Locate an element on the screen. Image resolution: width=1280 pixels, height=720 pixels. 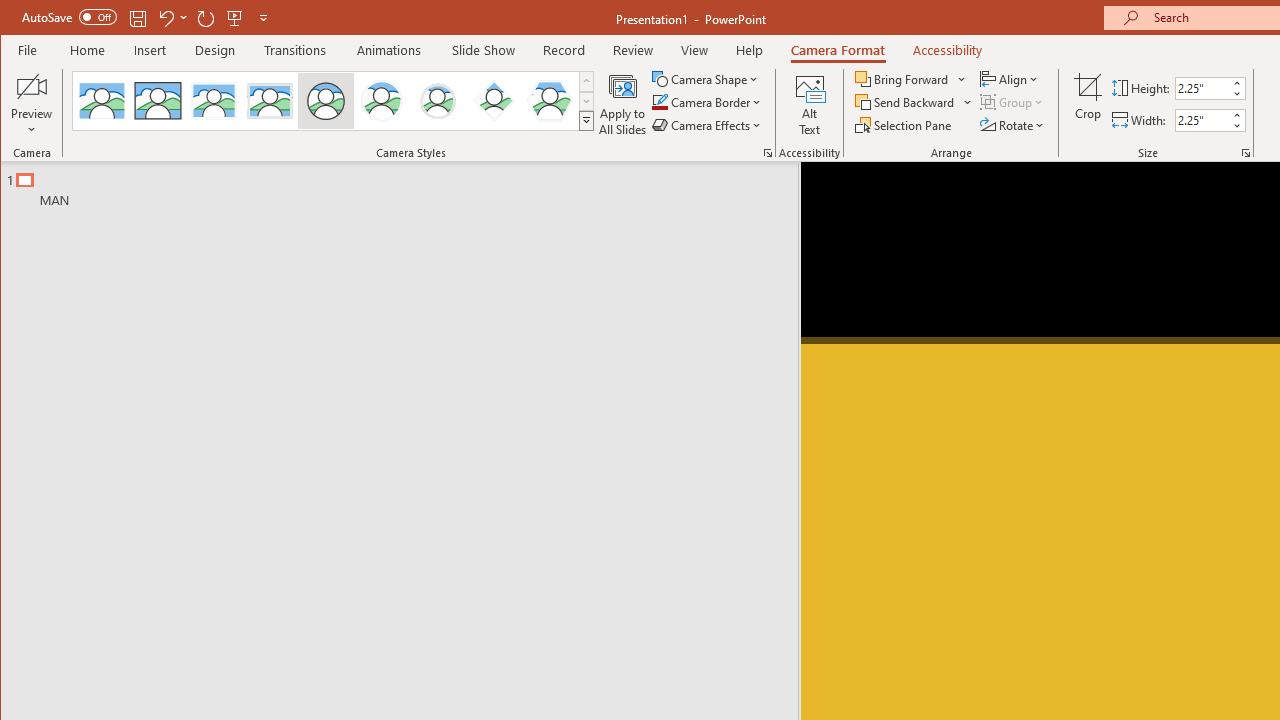
'Send Backward' is located at coordinates (913, 102).